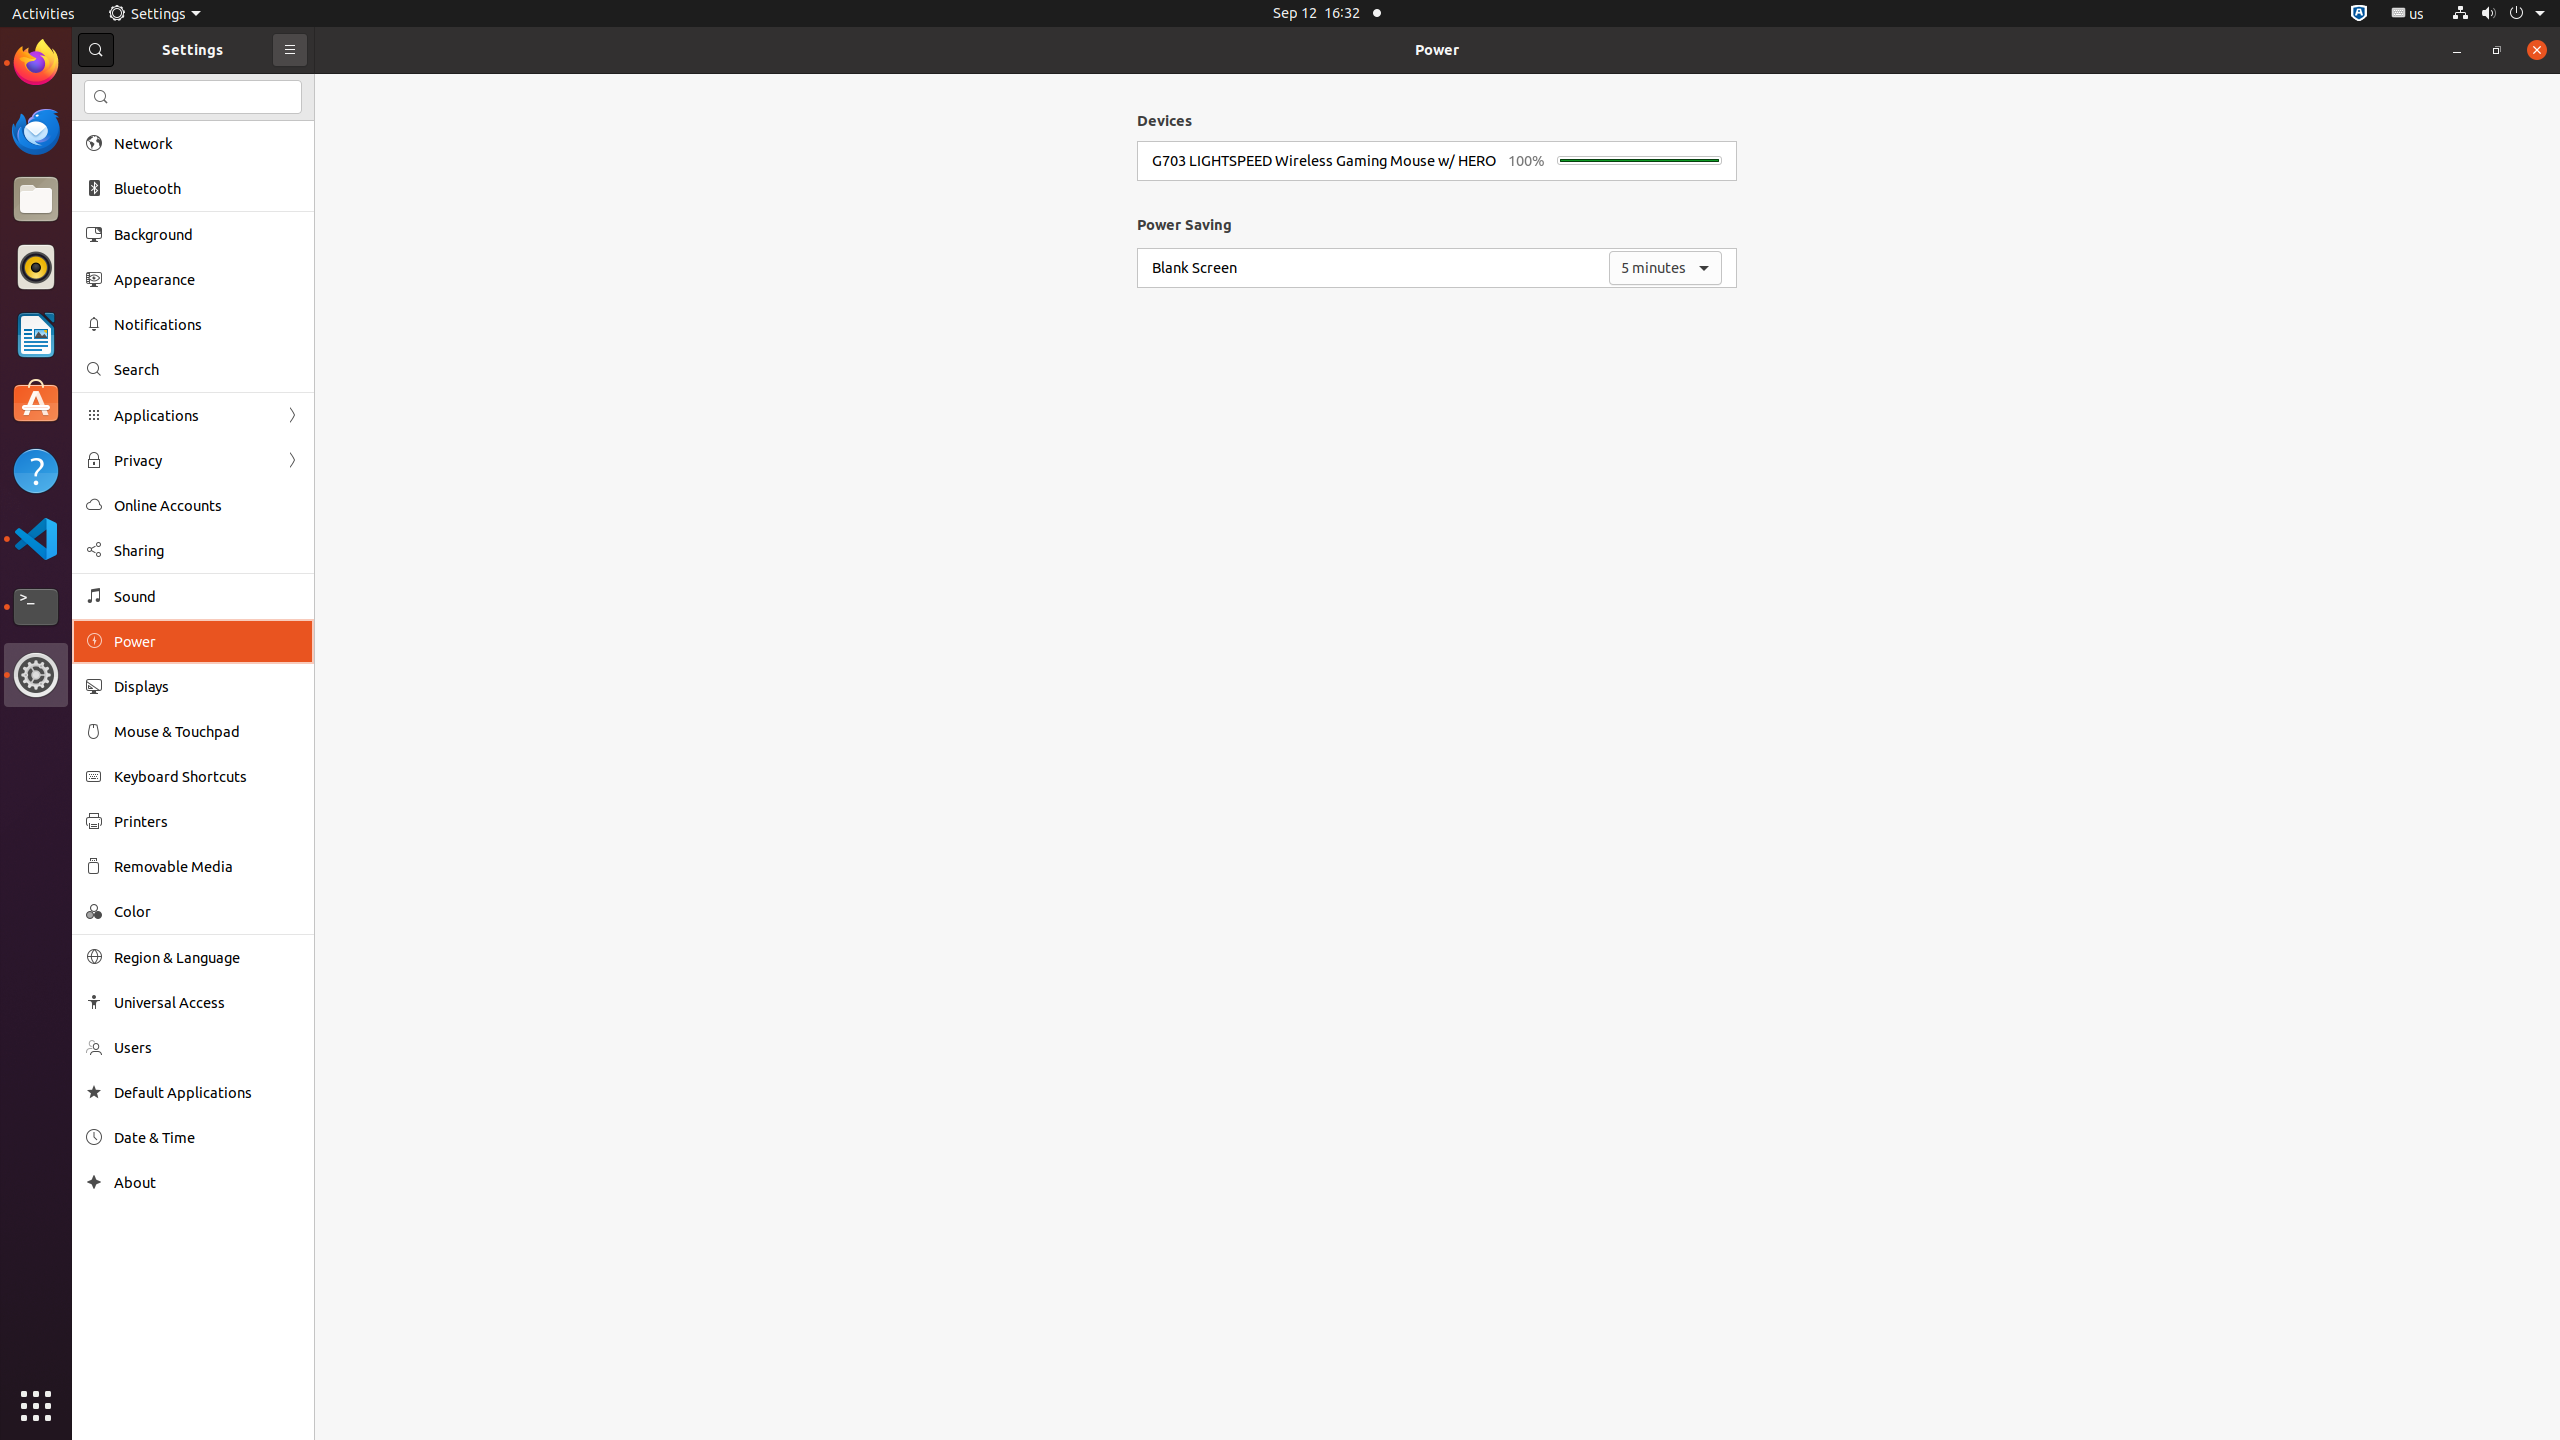  Describe the element at coordinates (2535, 49) in the screenshot. I see `'Close'` at that location.